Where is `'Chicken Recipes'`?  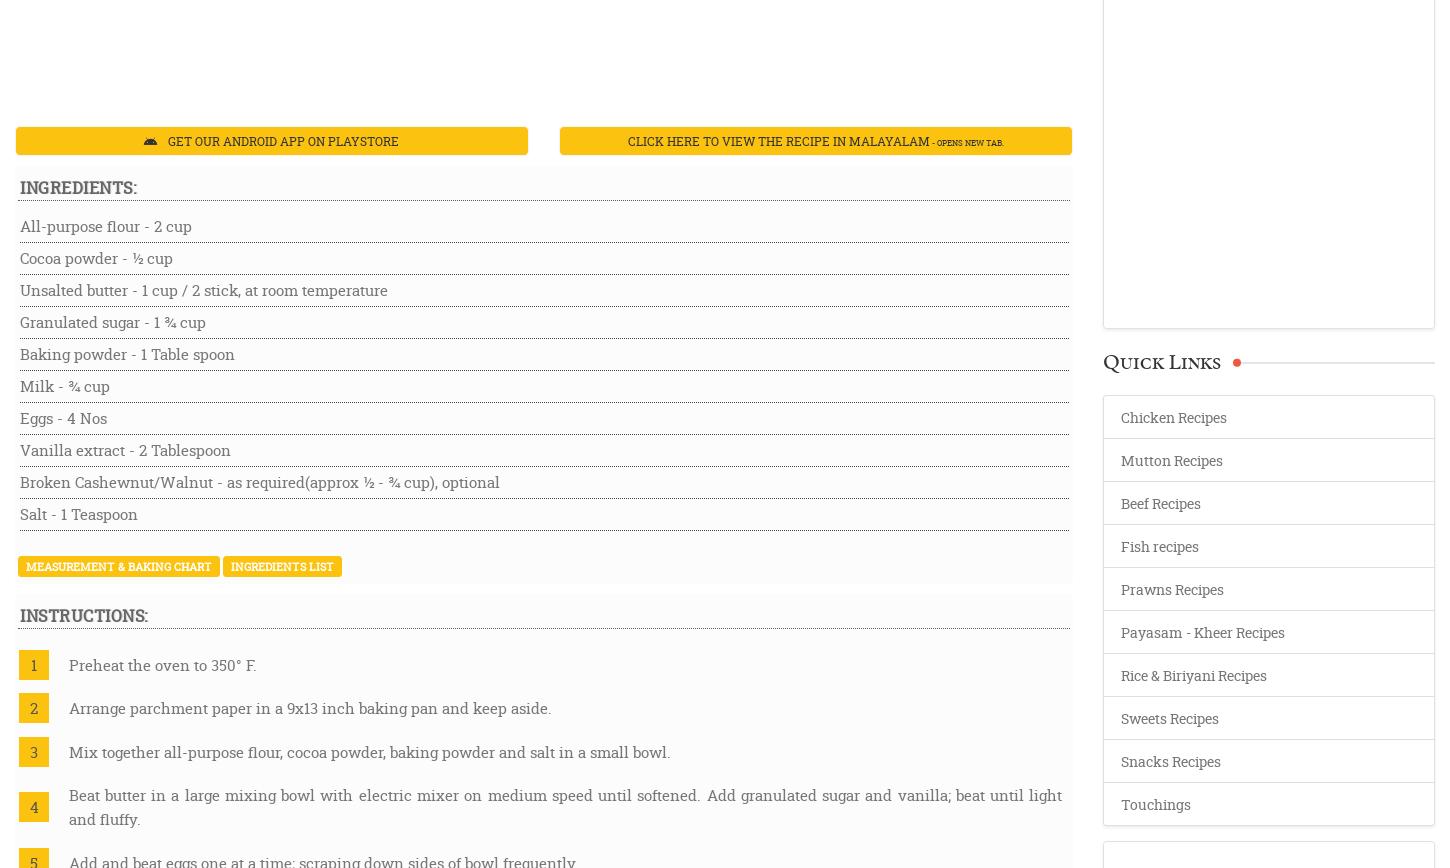 'Chicken Recipes' is located at coordinates (1173, 416).